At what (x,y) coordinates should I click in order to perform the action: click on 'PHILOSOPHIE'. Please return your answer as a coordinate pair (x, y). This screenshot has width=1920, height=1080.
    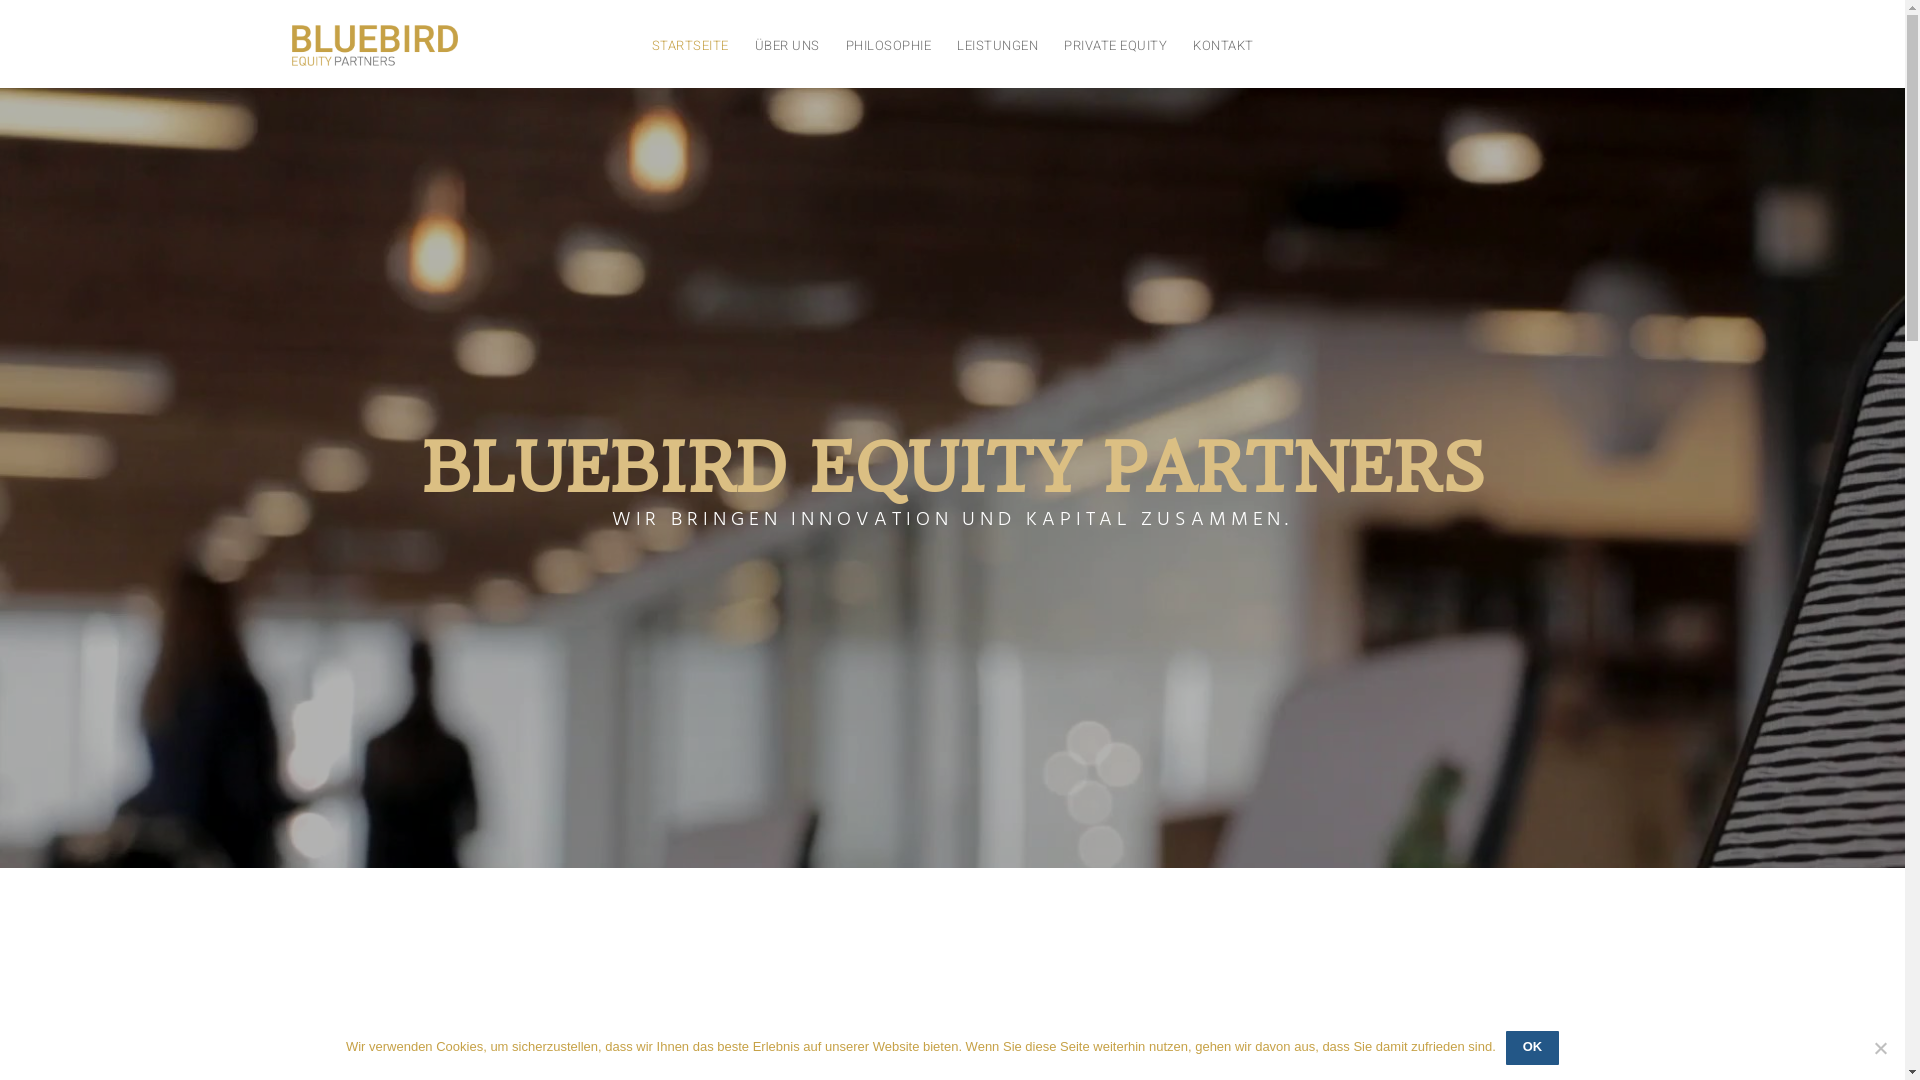
    Looking at the image, I should click on (887, 45).